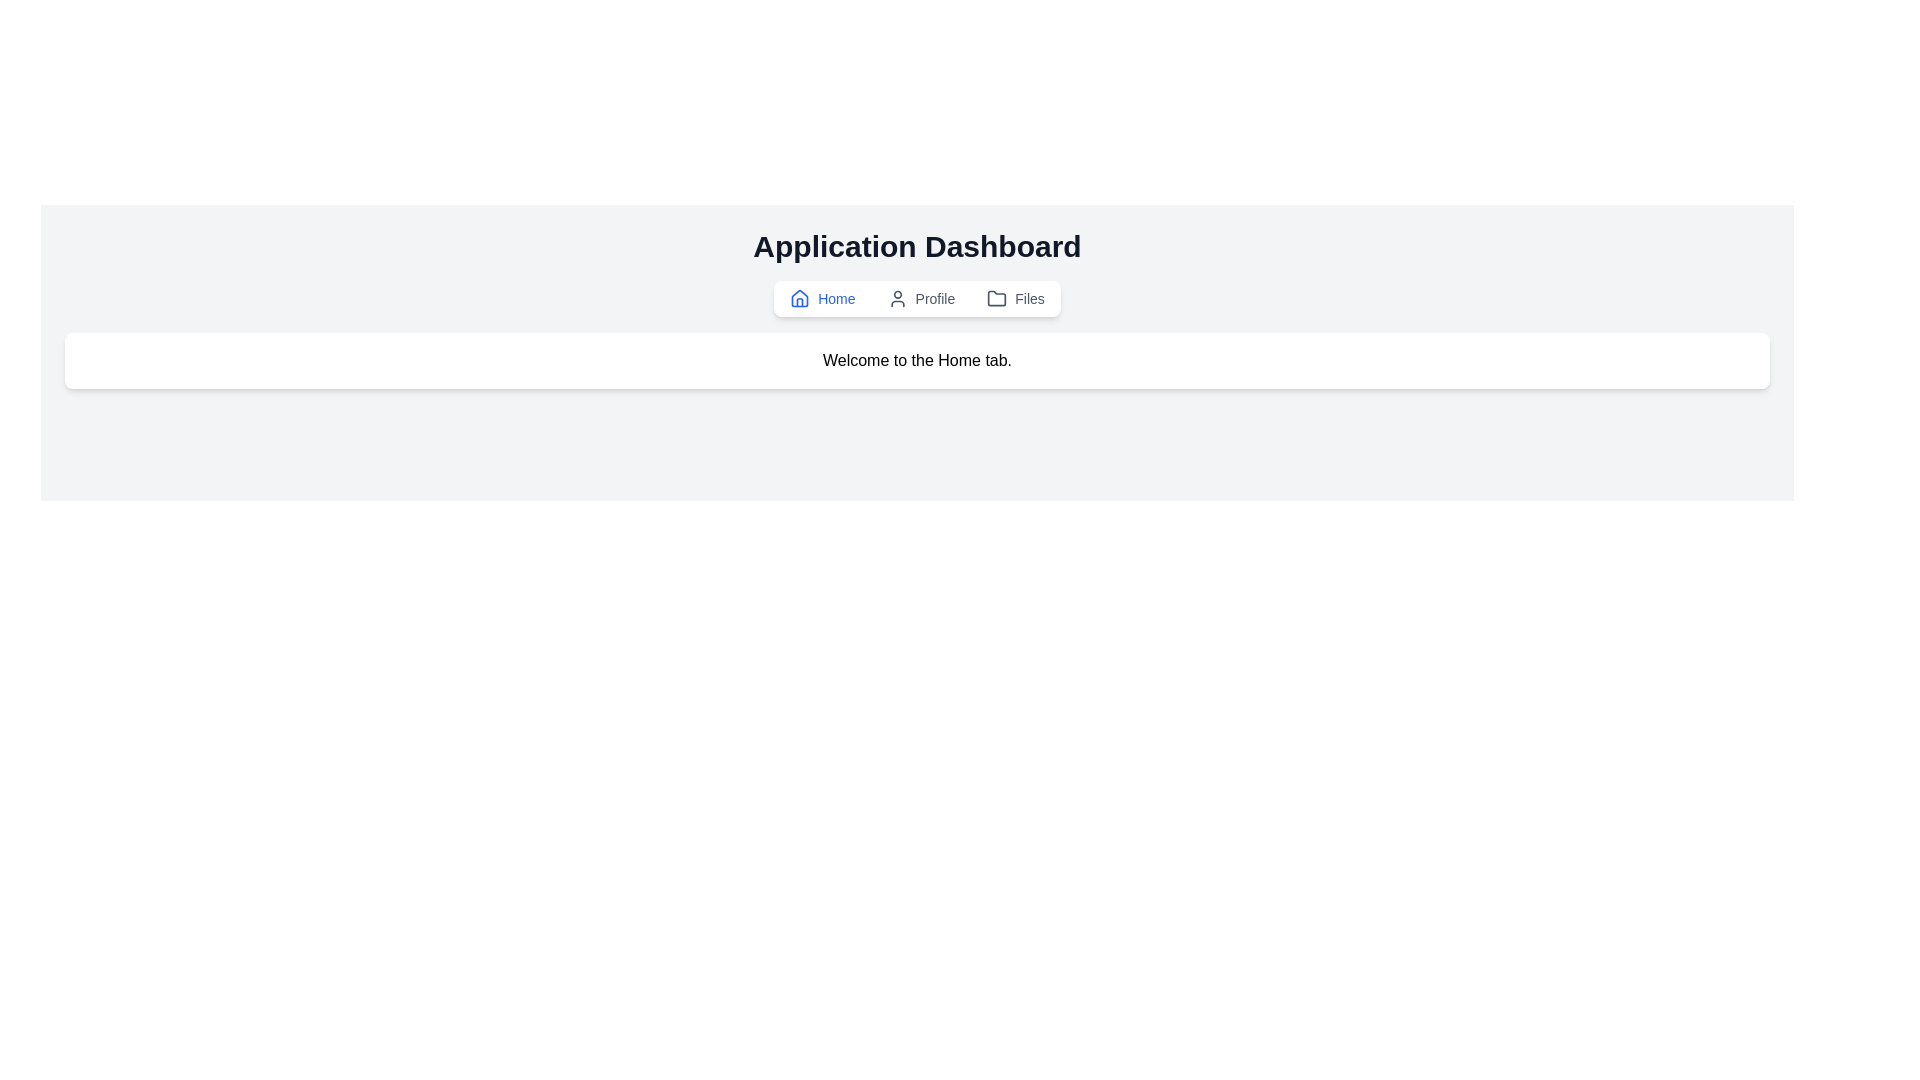 The height and width of the screenshot is (1080, 1920). What do you see at coordinates (836, 299) in the screenshot?
I see `the 'Home' text label in the navigation bar, which is styled in blue and located next to a house icon` at bounding box center [836, 299].